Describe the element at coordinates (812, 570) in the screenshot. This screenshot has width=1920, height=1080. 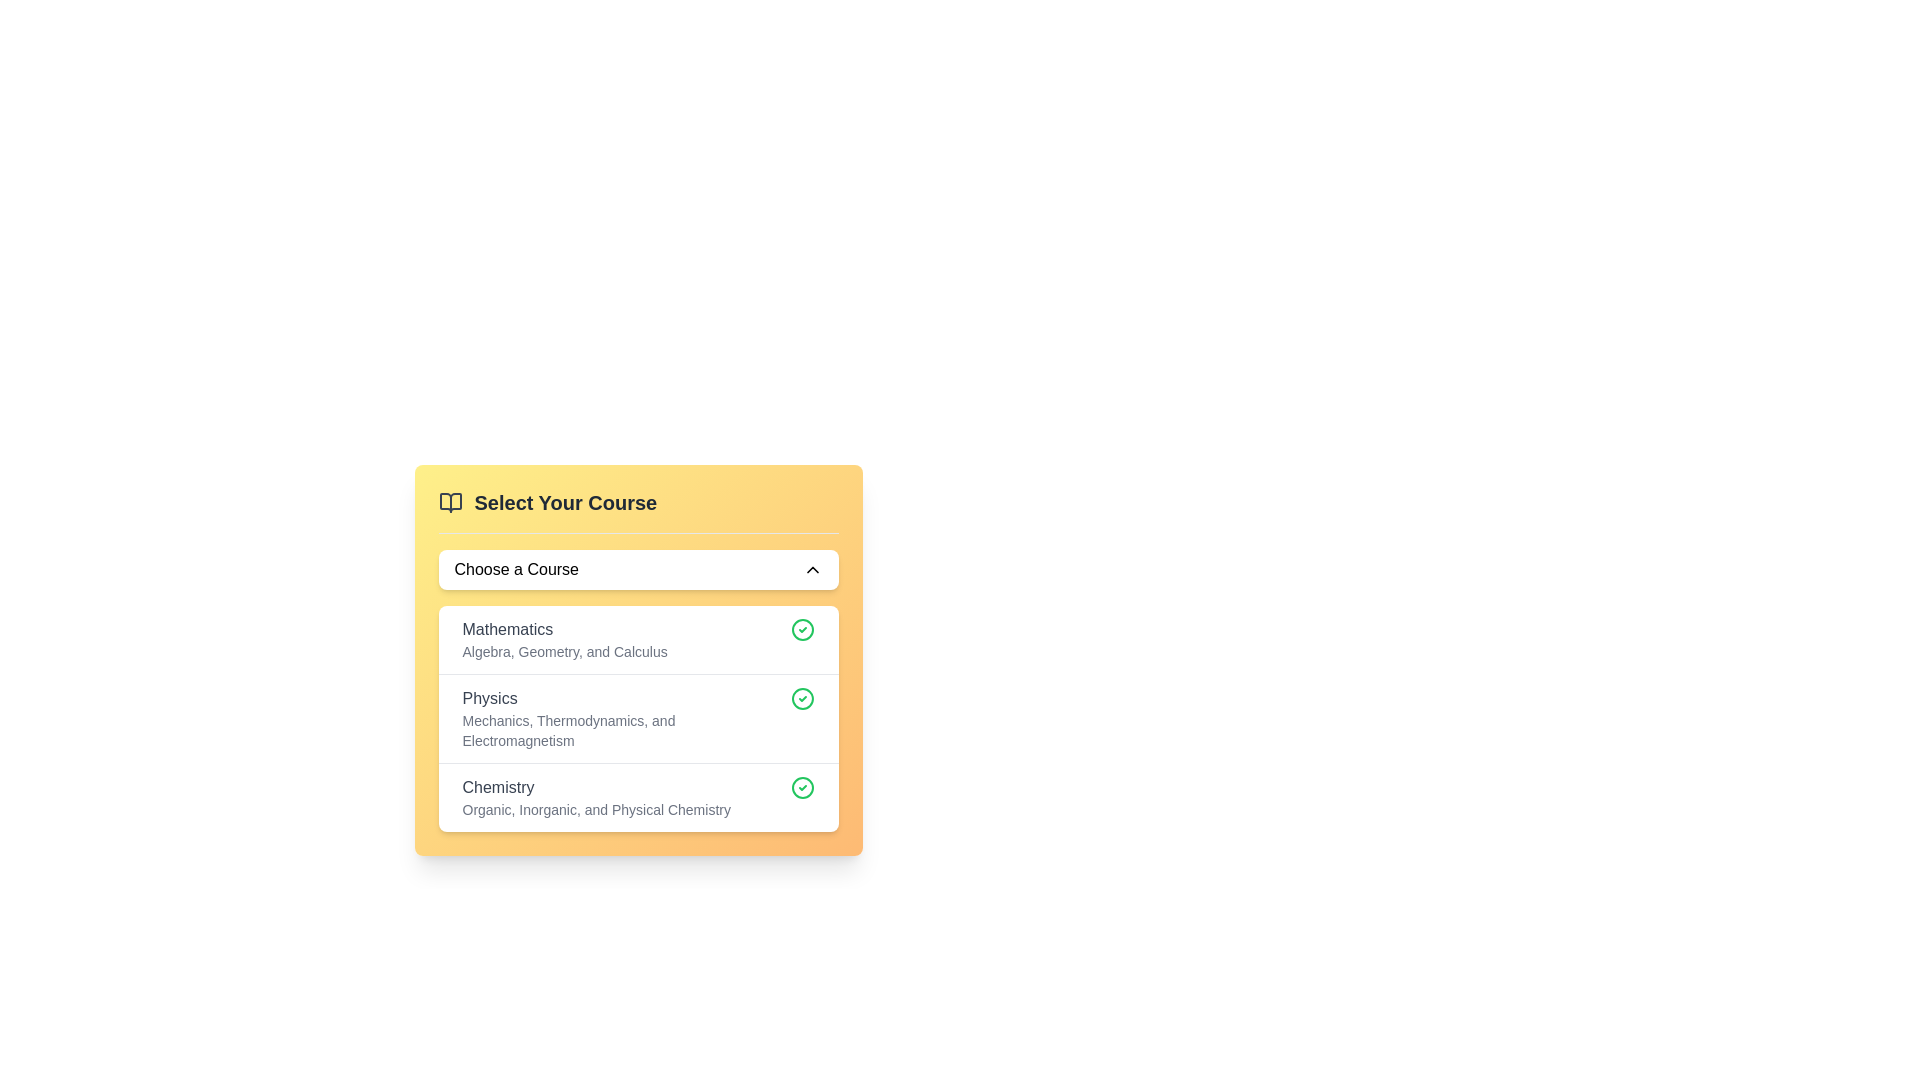
I see `the toggle icon` at that location.